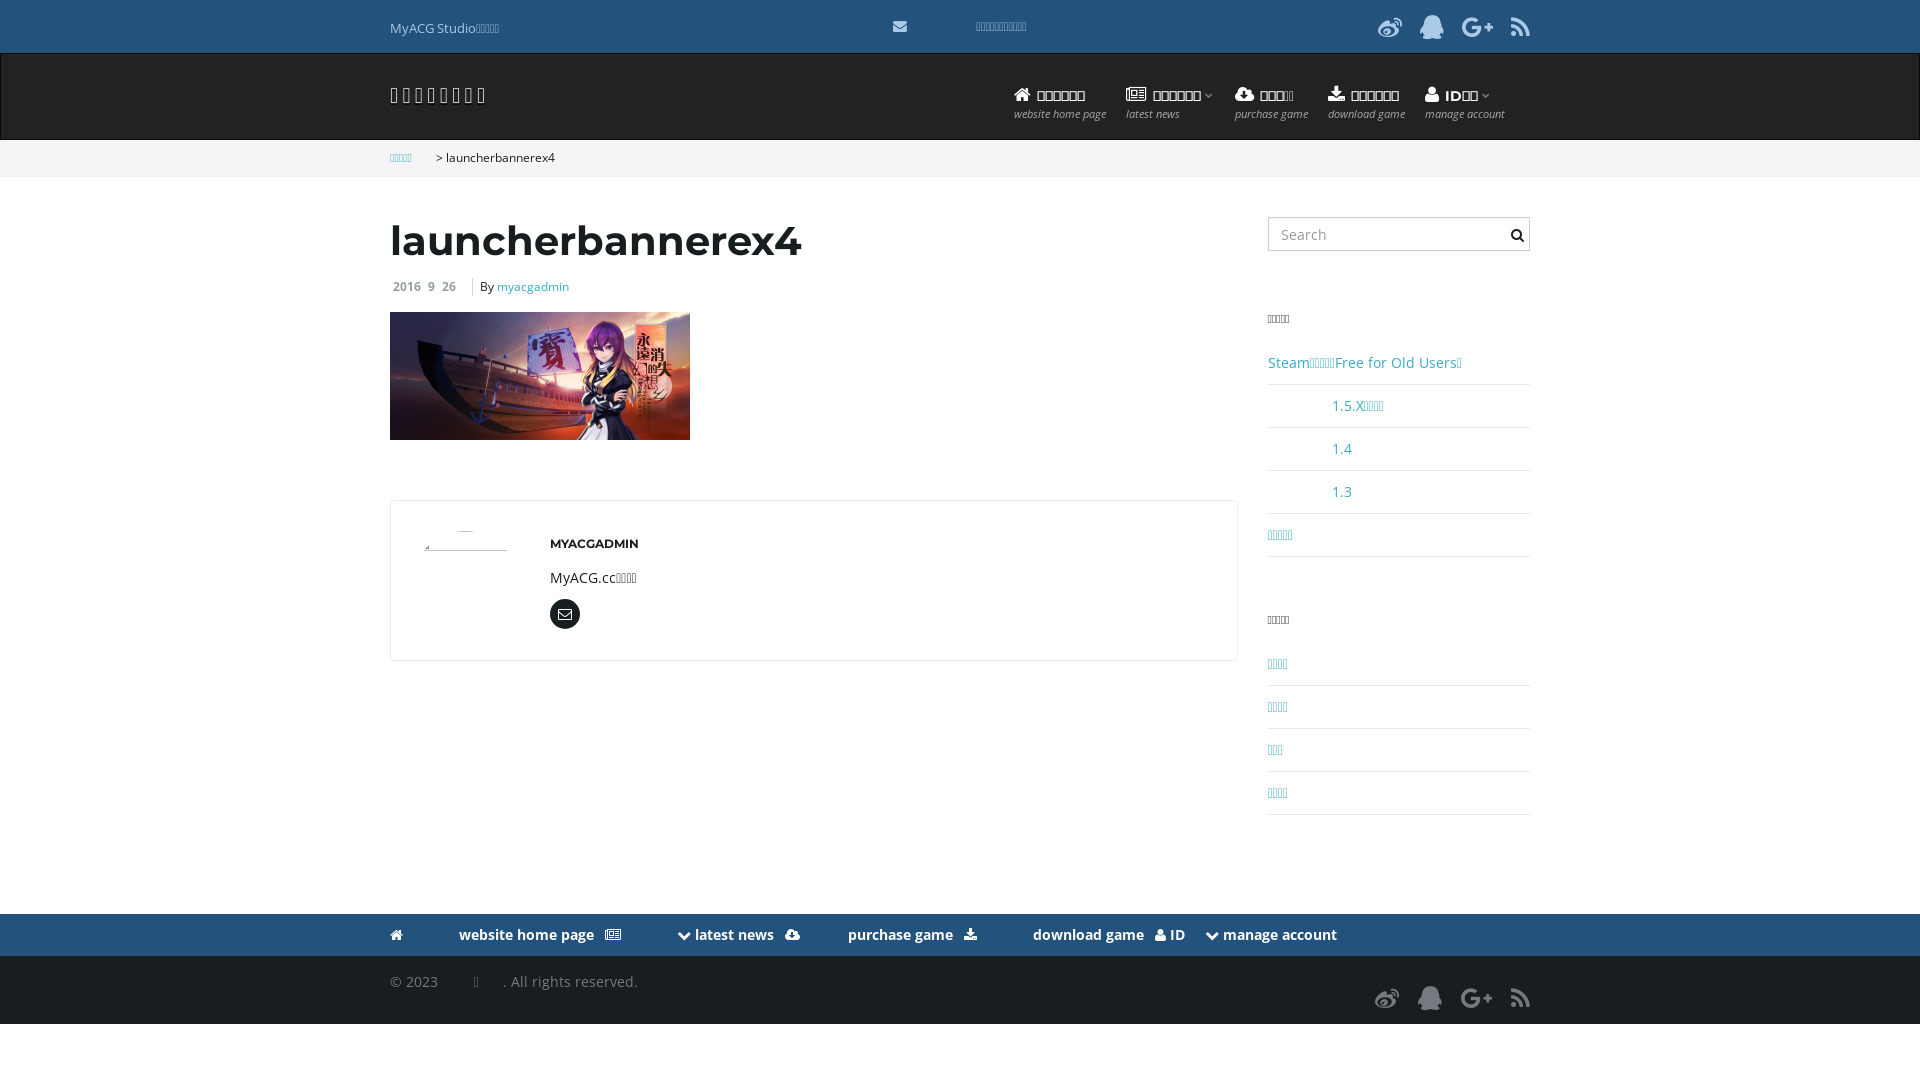 This screenshot has height=1080, width=1920. Describe the element at coordinates (1430, 26) in the screenshot. I see `'QQ Group'` at that location.